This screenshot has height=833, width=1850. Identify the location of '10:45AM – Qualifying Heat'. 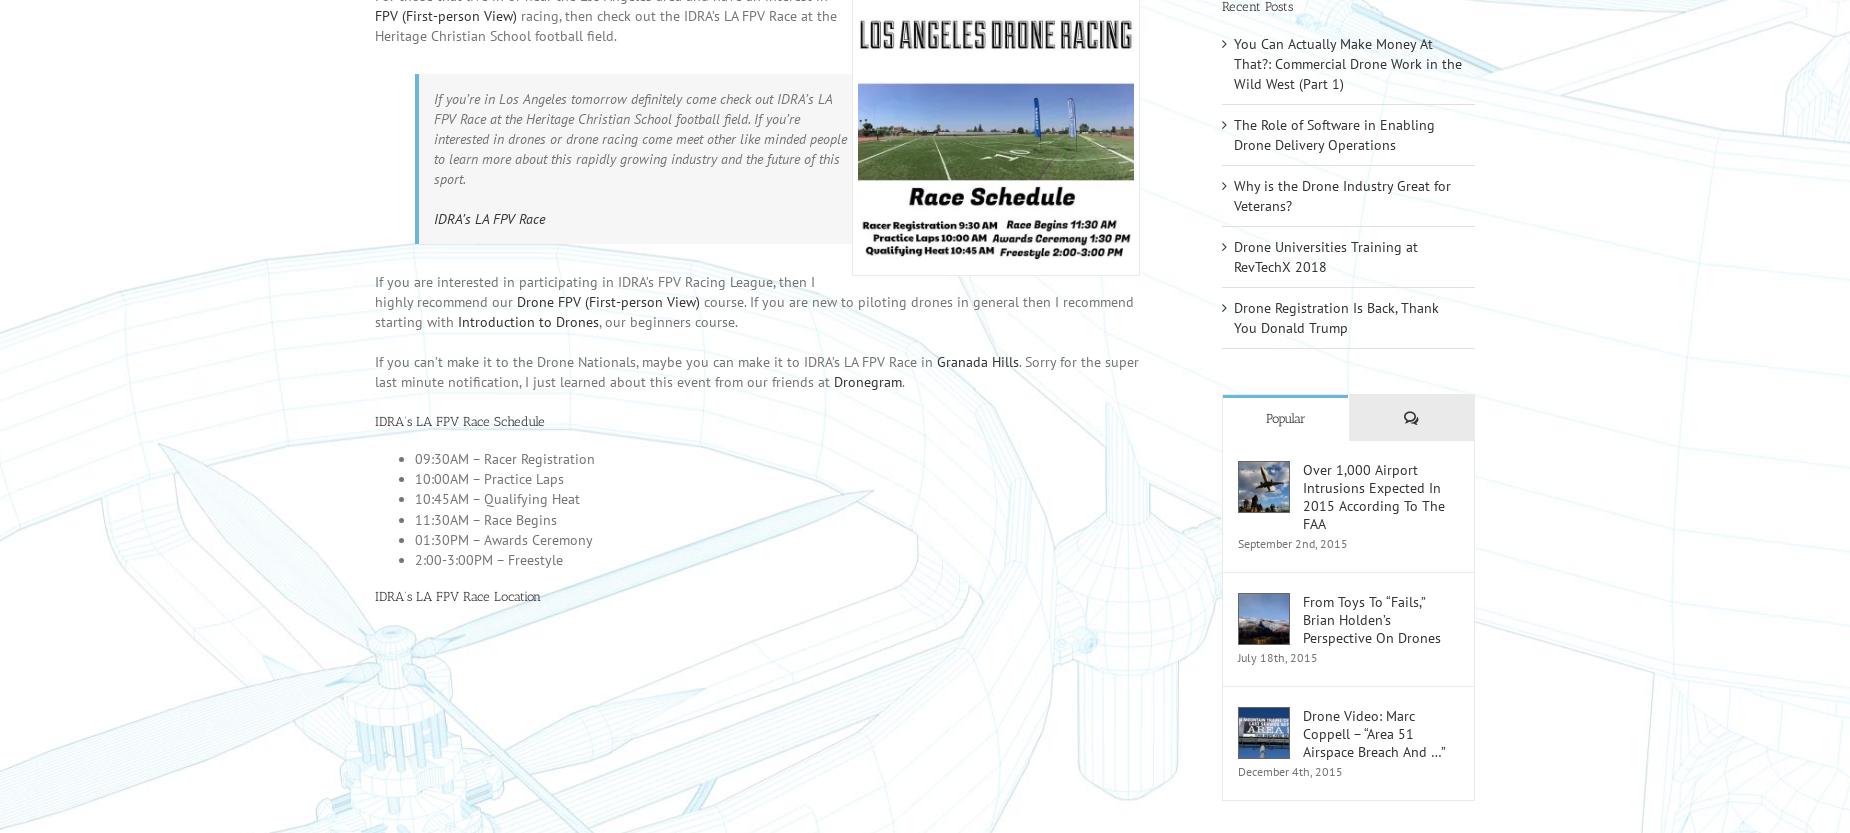
(497, 526).